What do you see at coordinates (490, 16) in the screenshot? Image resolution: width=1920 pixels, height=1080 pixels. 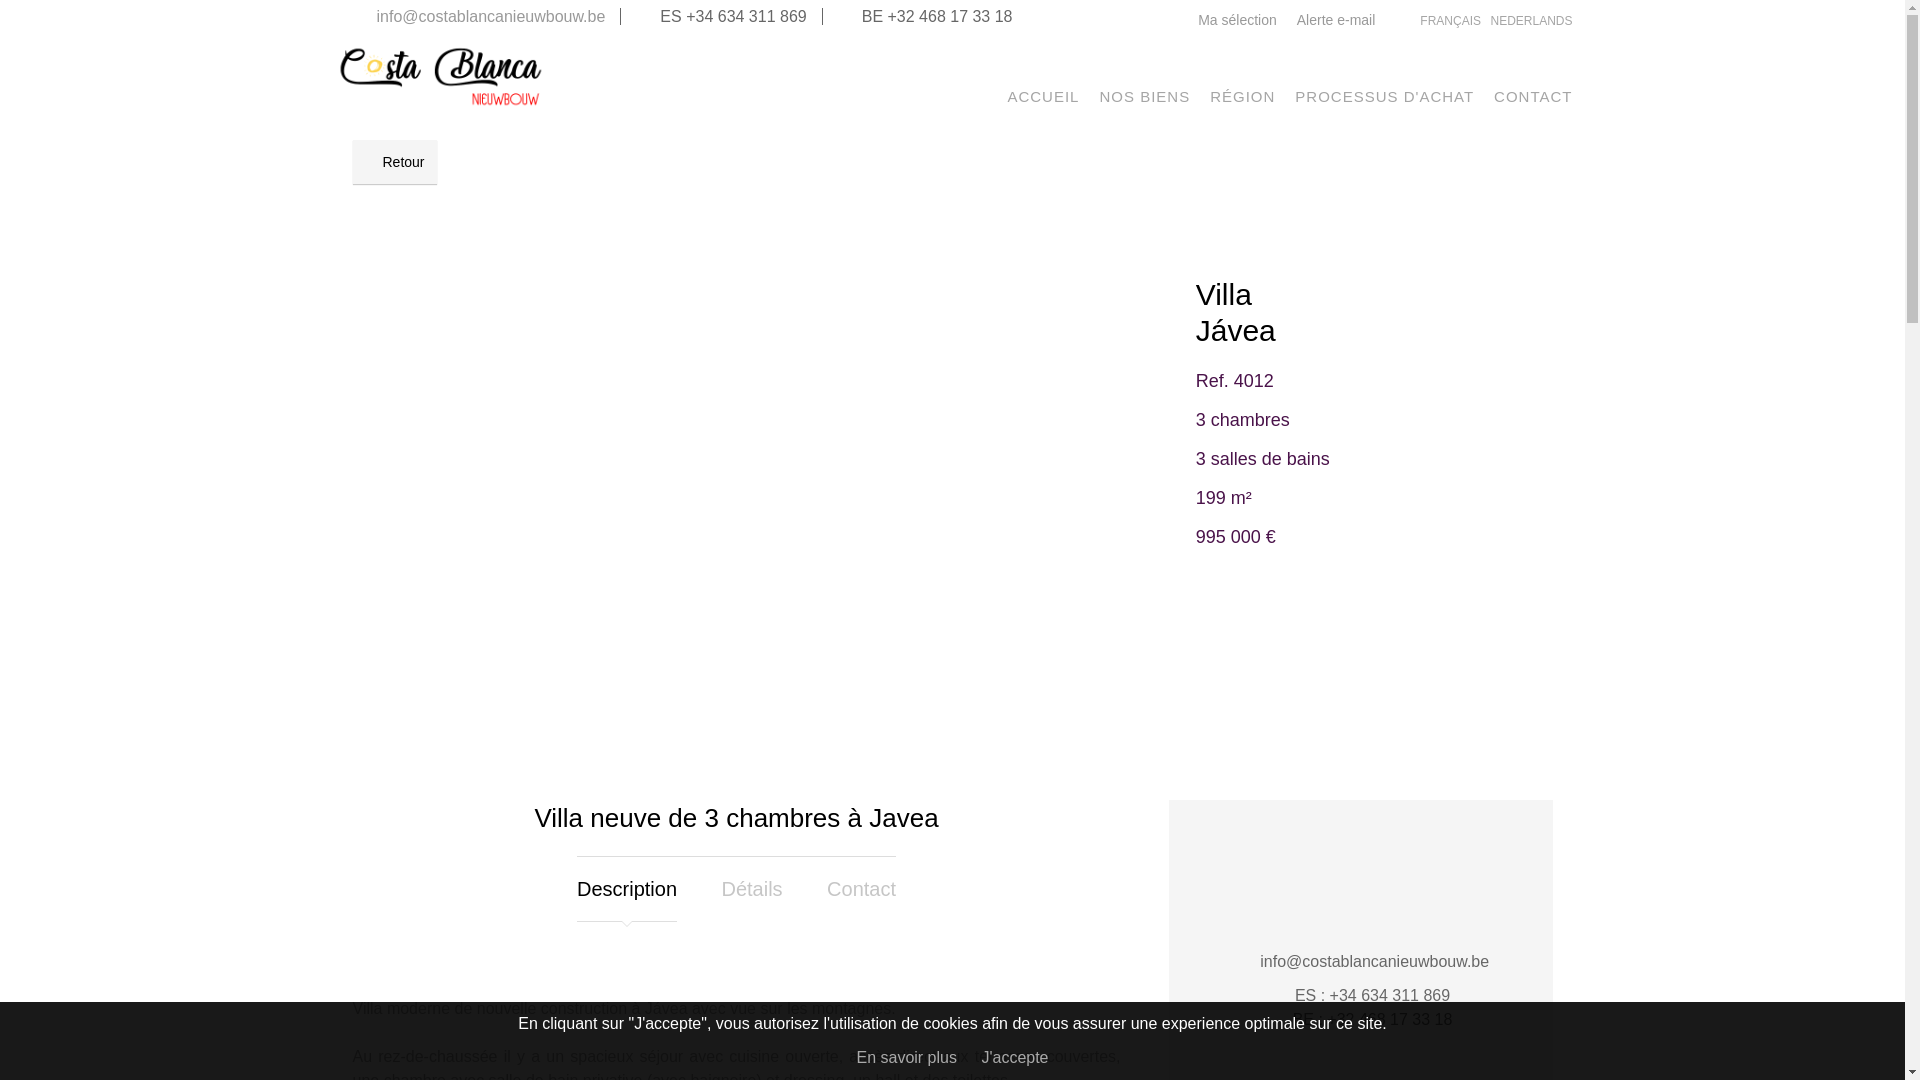 I see `'info@costablancanieuwbouw.be'` at bounding box center [490, 16].